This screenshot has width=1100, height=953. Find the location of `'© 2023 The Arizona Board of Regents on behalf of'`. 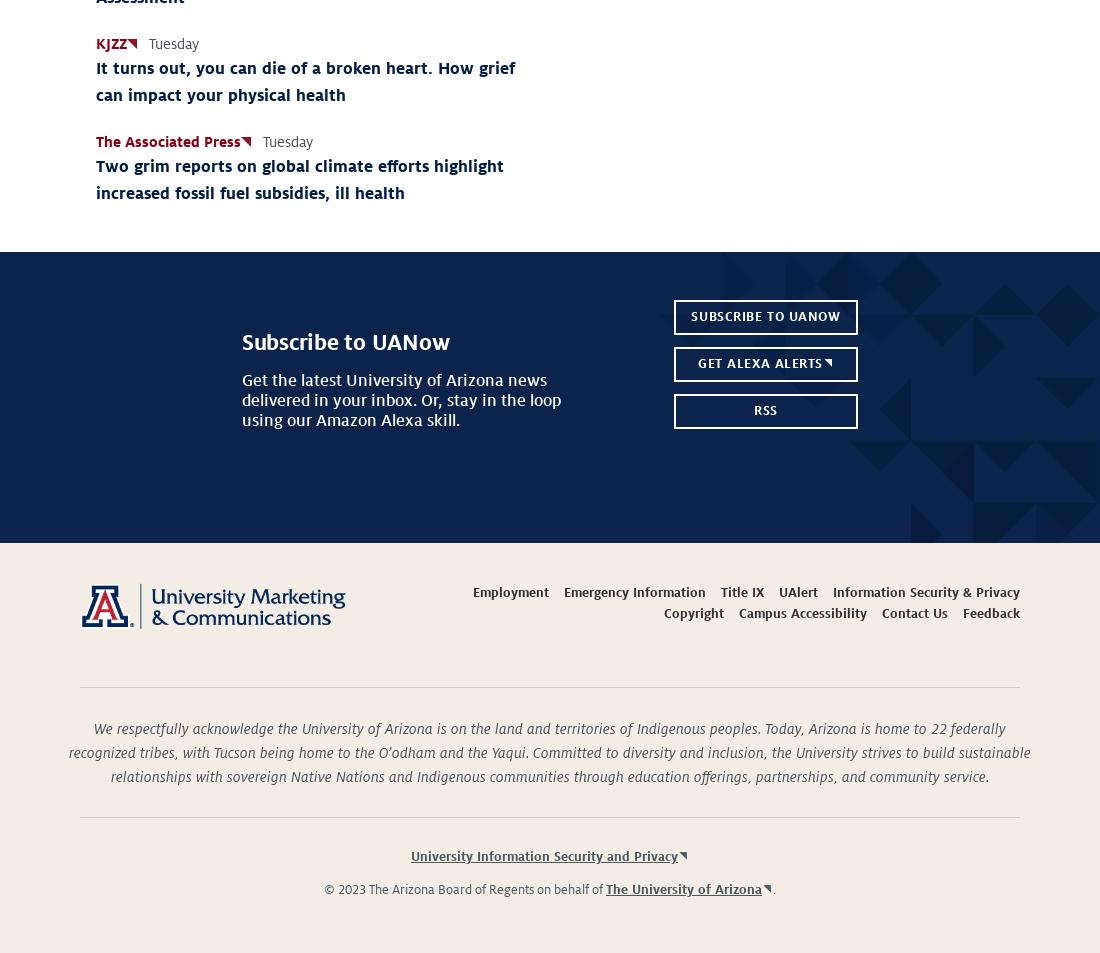

'© 2023 The Arizona Board of Regents on behalf of' is located at coordinates (462, 890).